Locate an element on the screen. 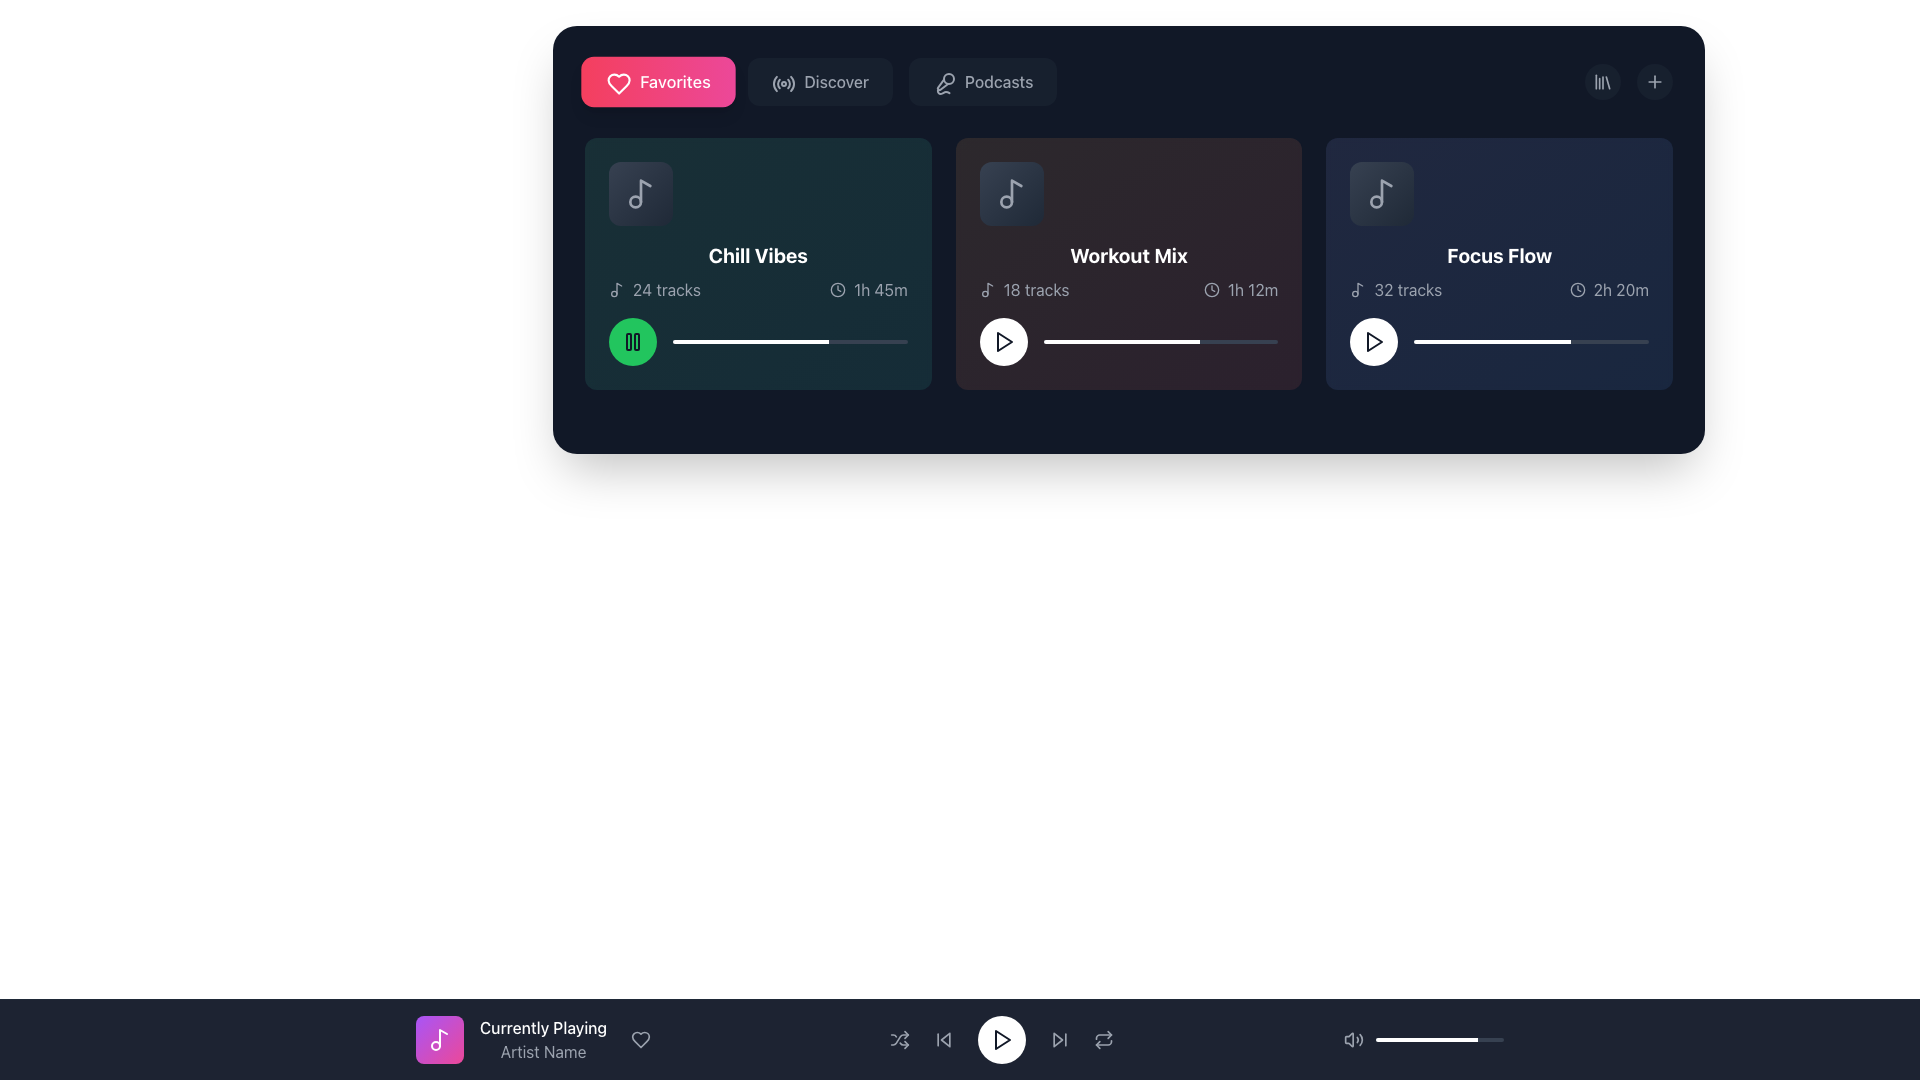 The image size is (1920, 1080). the musical note icon representing the 'Workout Mix' playlist, located in the top left corner of its card is located at coordinates (1011, 193).